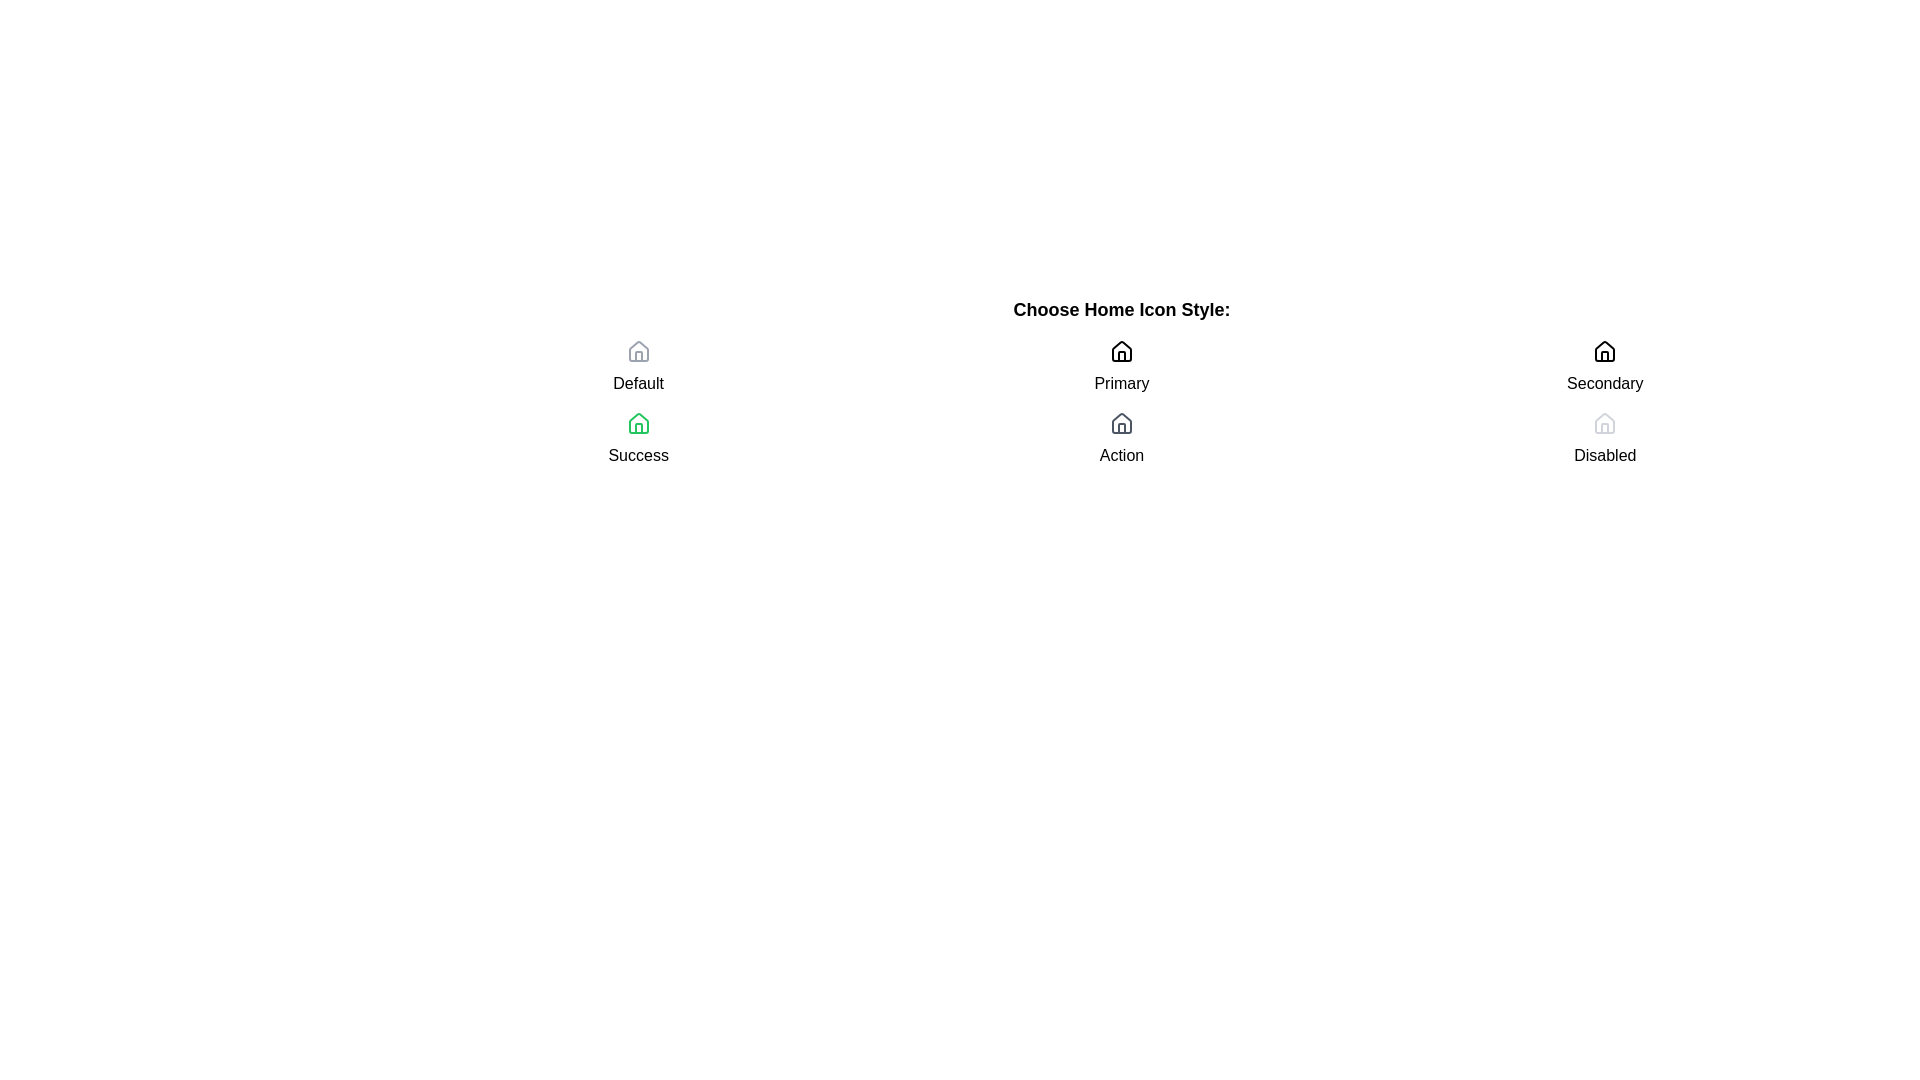  Describe the element at coordinates (1122, 384) in the screenshot. I see `the descriptive text label indicating the style or category of the home icon, which is located below the first icon and label pair in the right column, under the heading 'Choose Home Icon Style:' and above the 'Action' label` at that location.